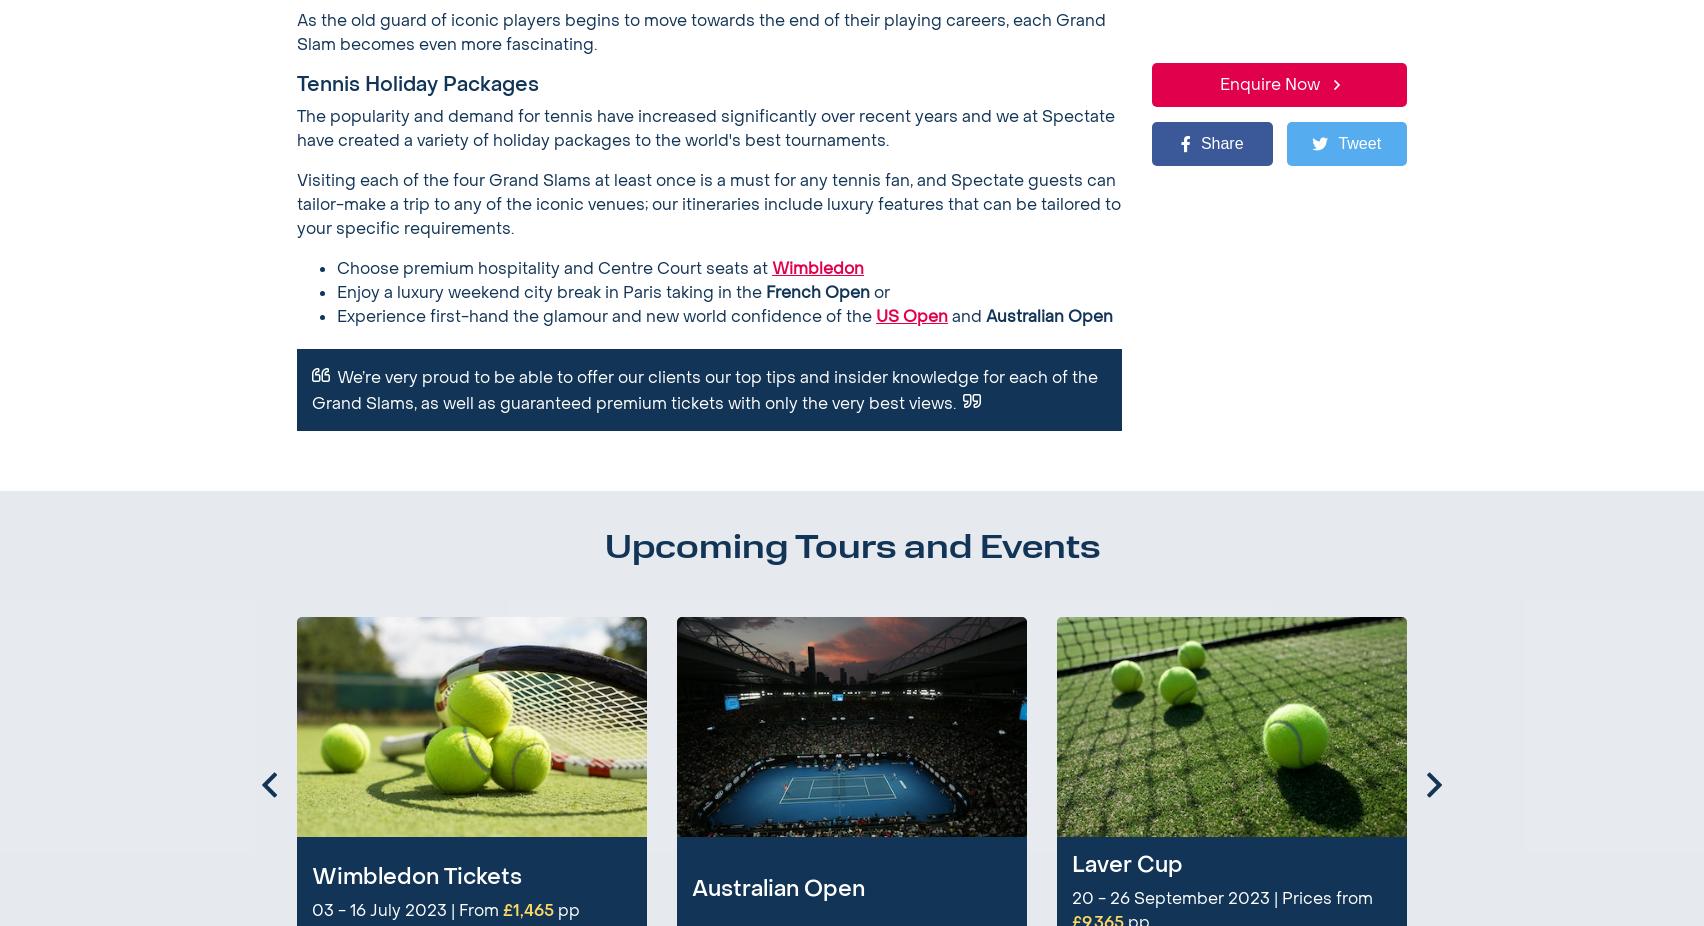 The width and height of the screenshot is (1704, 926). I want to click on 'Enquire Now', so click(791, 204).